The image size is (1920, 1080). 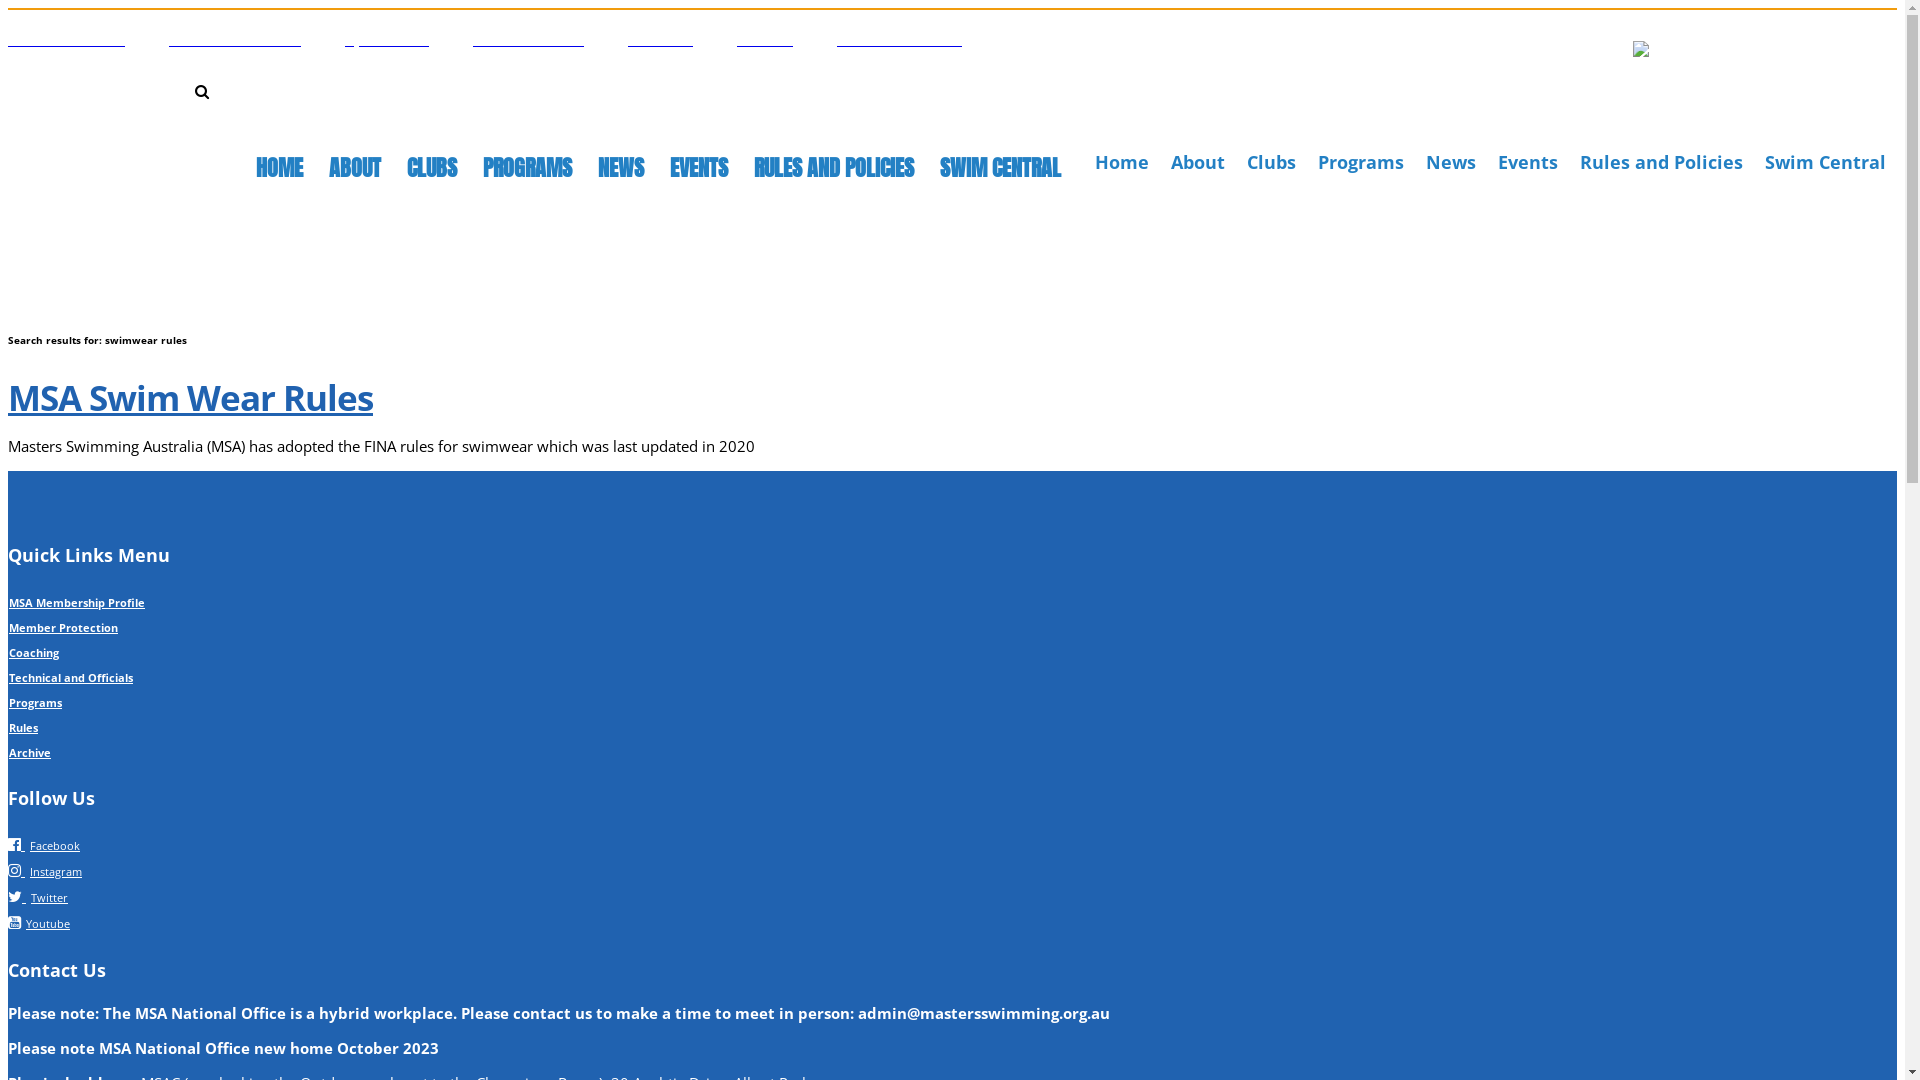 I want to click on 'Coaching', so click(x=33, y=652).